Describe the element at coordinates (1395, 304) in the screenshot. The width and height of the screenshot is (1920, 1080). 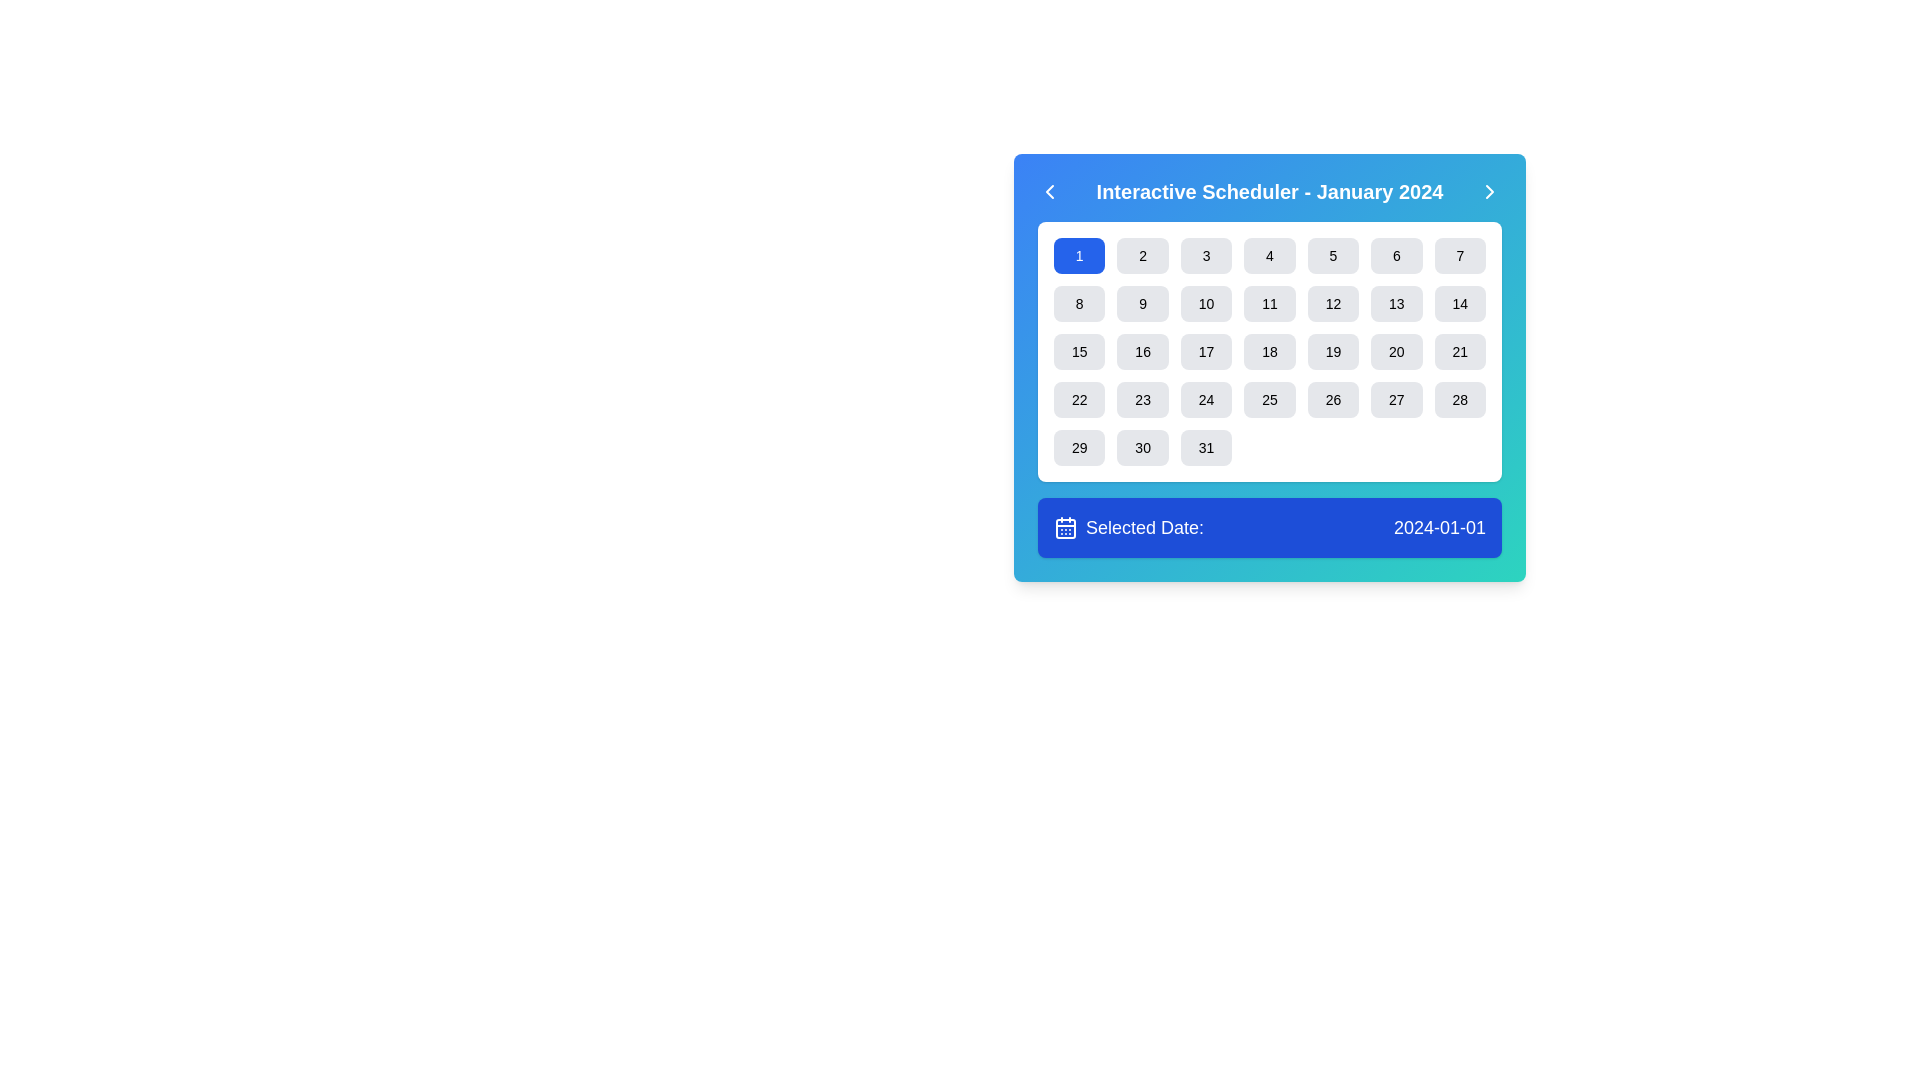
I see `the date '13' button in the second row and sixth column of the monthly calendar view` at that location.